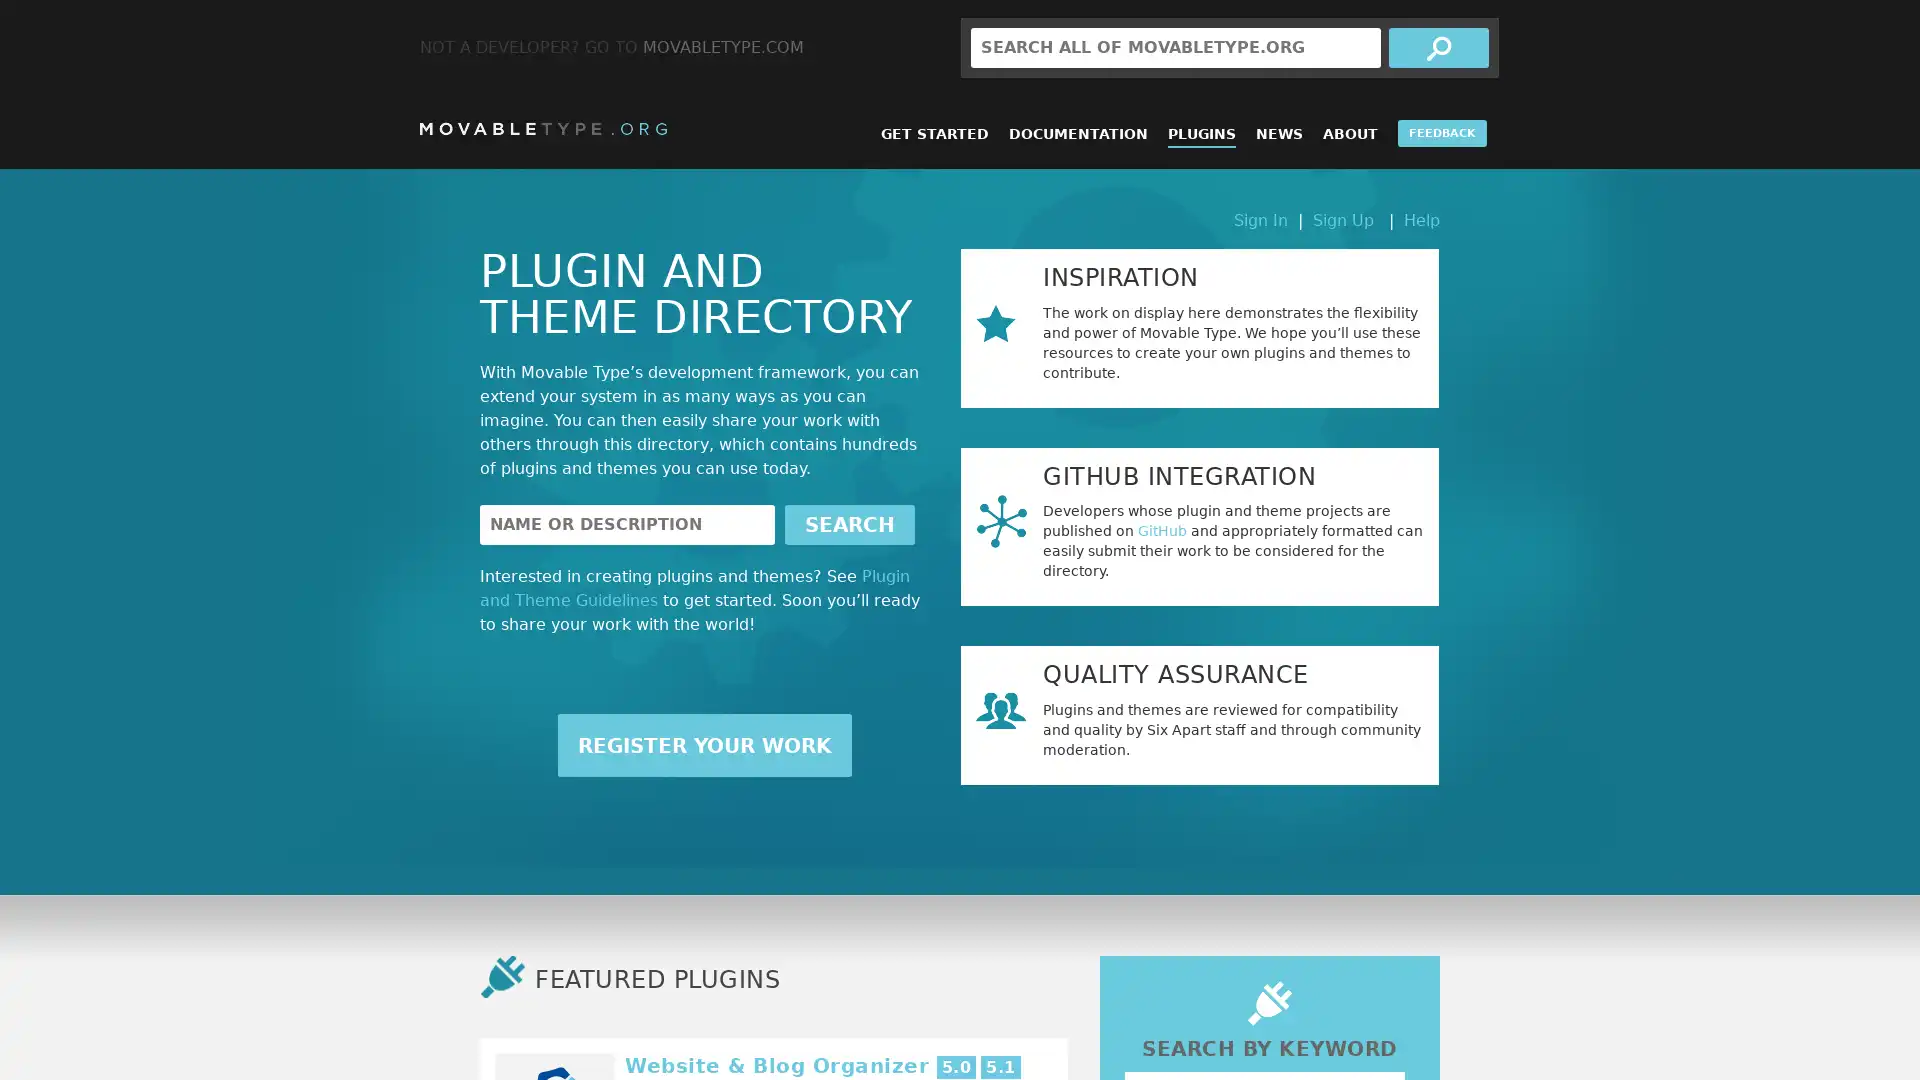  Describe the element at coordinates (1438, 46) in the screenshot. I see `search` at that location.